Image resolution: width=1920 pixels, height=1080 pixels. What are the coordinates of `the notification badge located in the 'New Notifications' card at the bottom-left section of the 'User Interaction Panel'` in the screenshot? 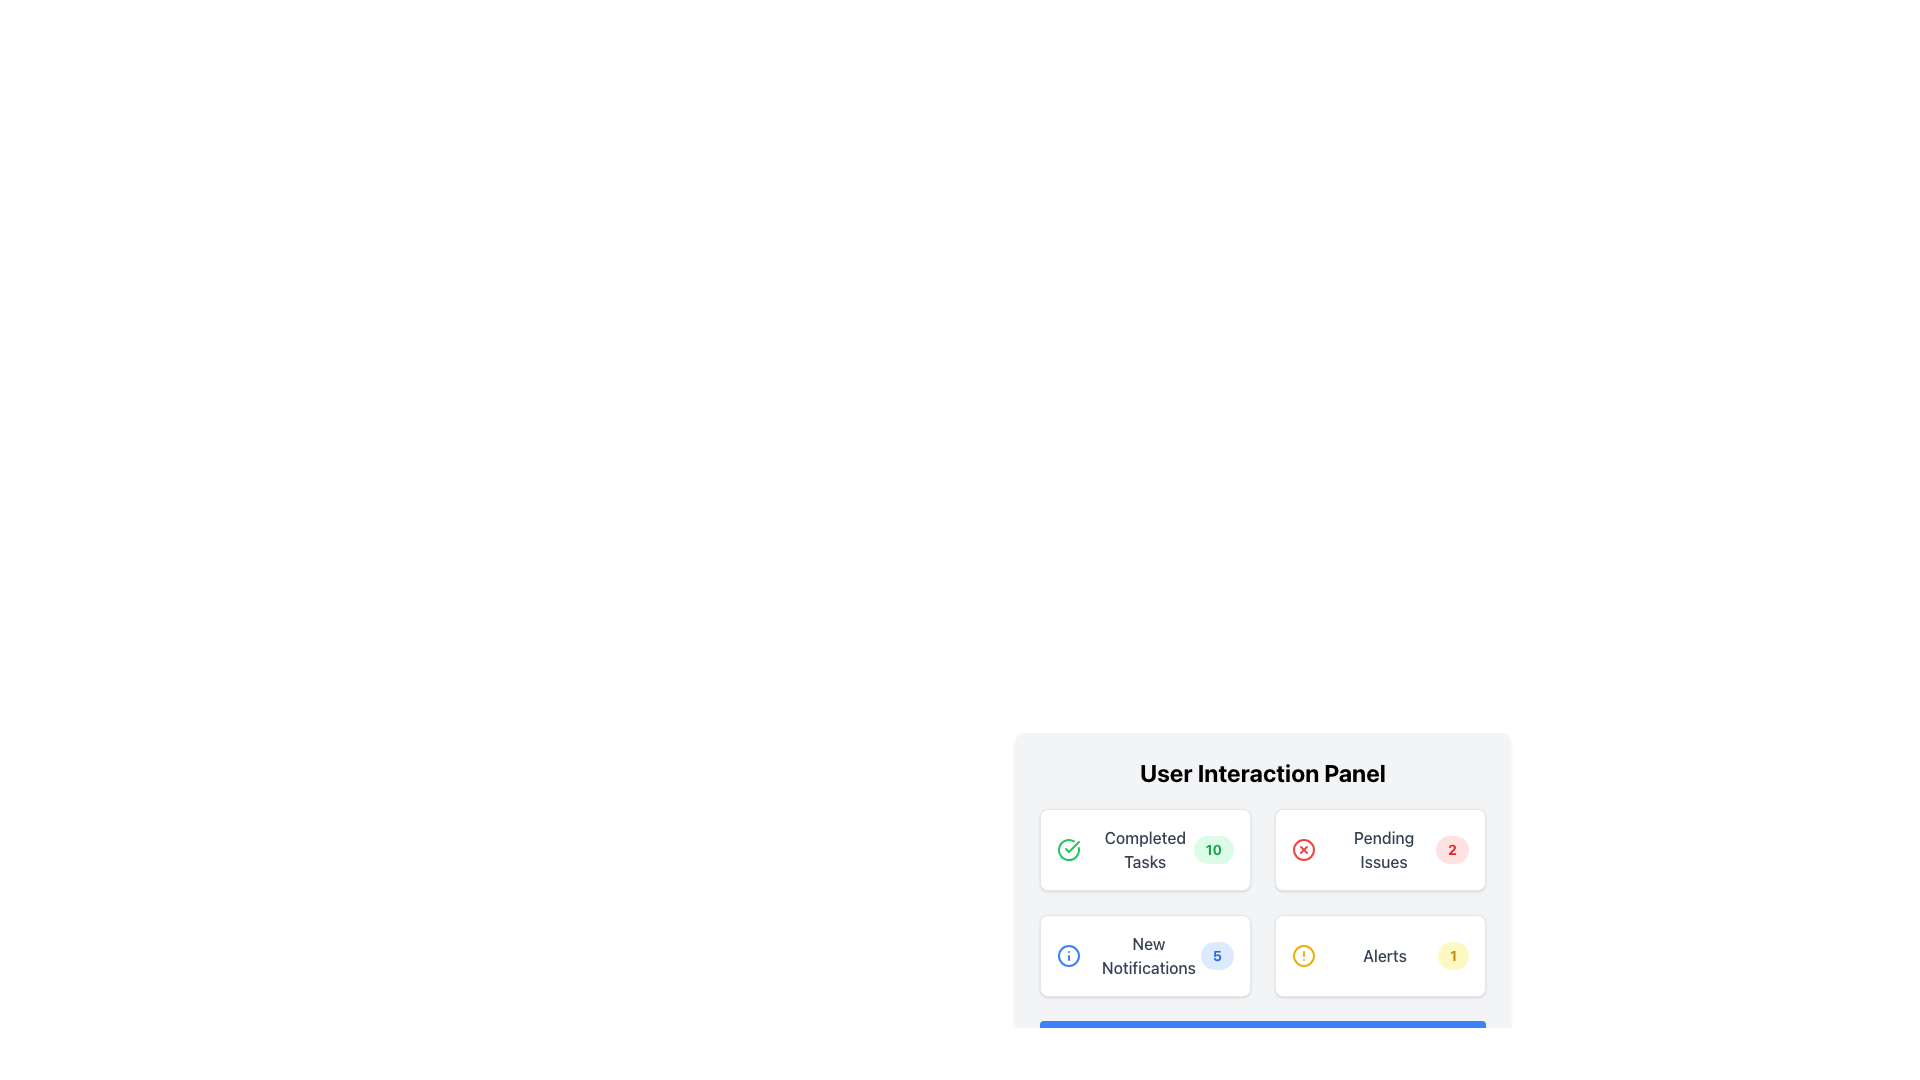 It's located at (1216, 955).